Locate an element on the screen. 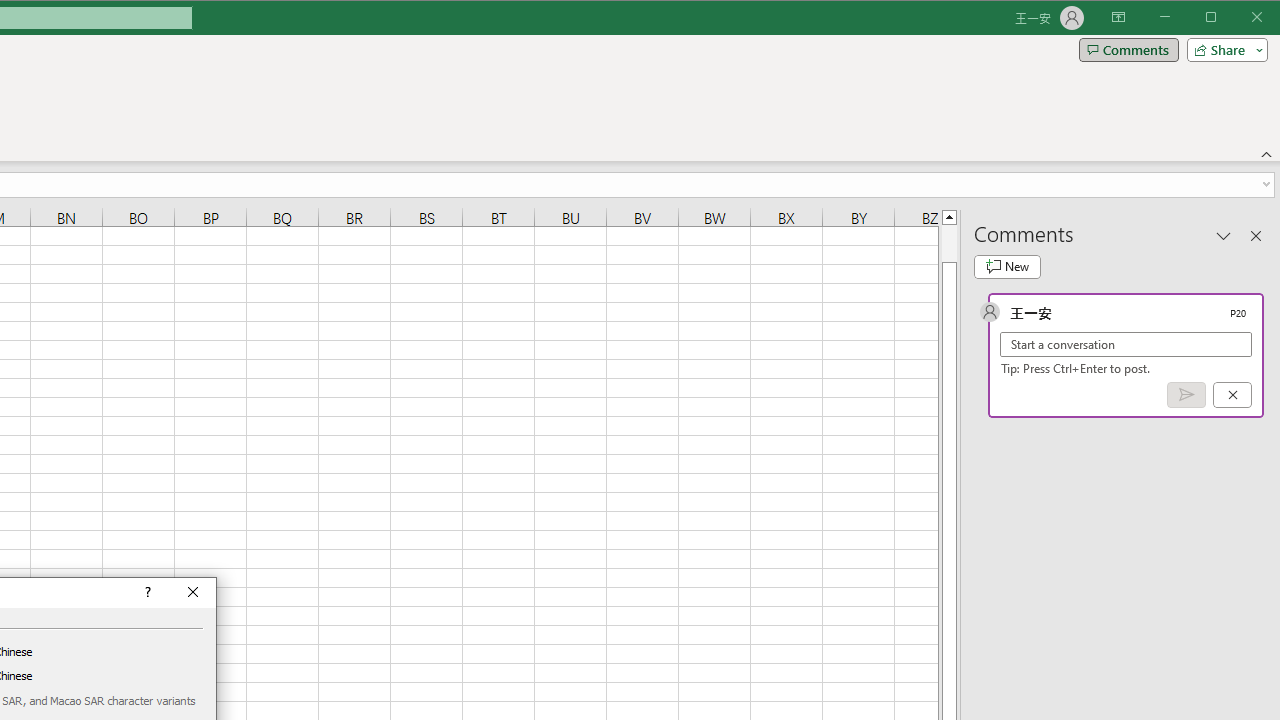  'Page up' is located at coordinates (948, 242).